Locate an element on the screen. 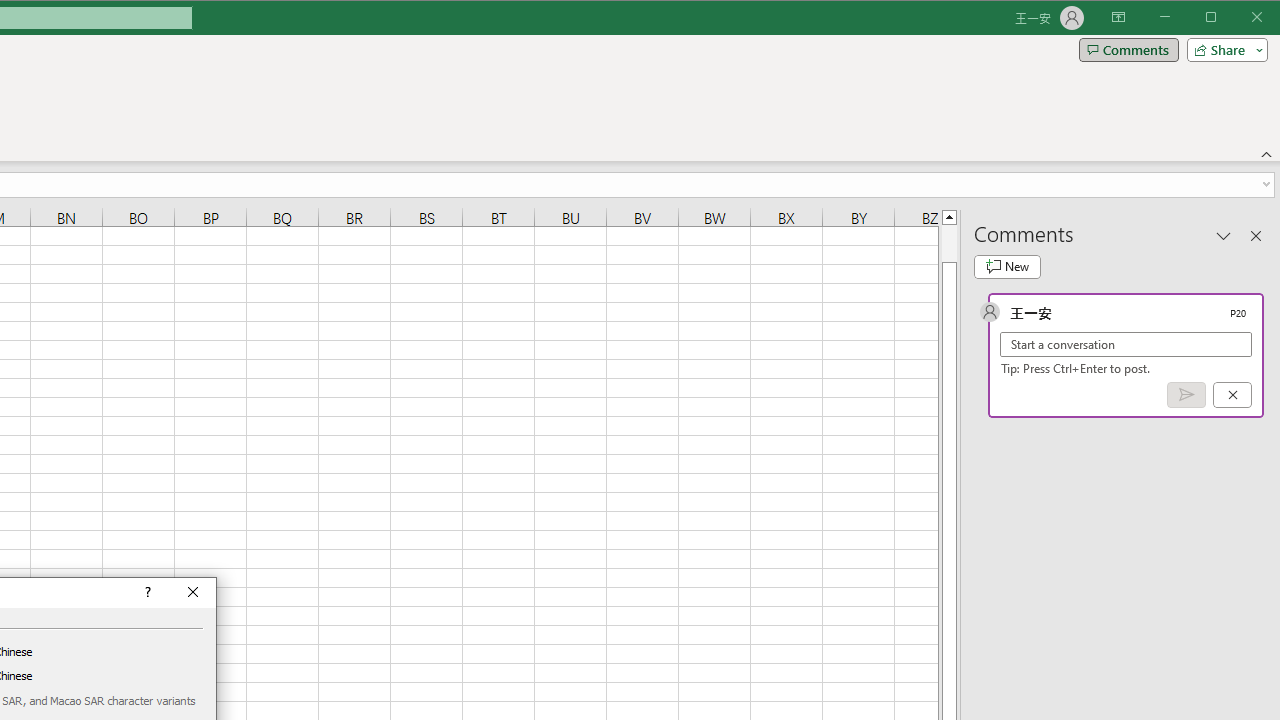  'Page up' is located at coordinates (948, 242).